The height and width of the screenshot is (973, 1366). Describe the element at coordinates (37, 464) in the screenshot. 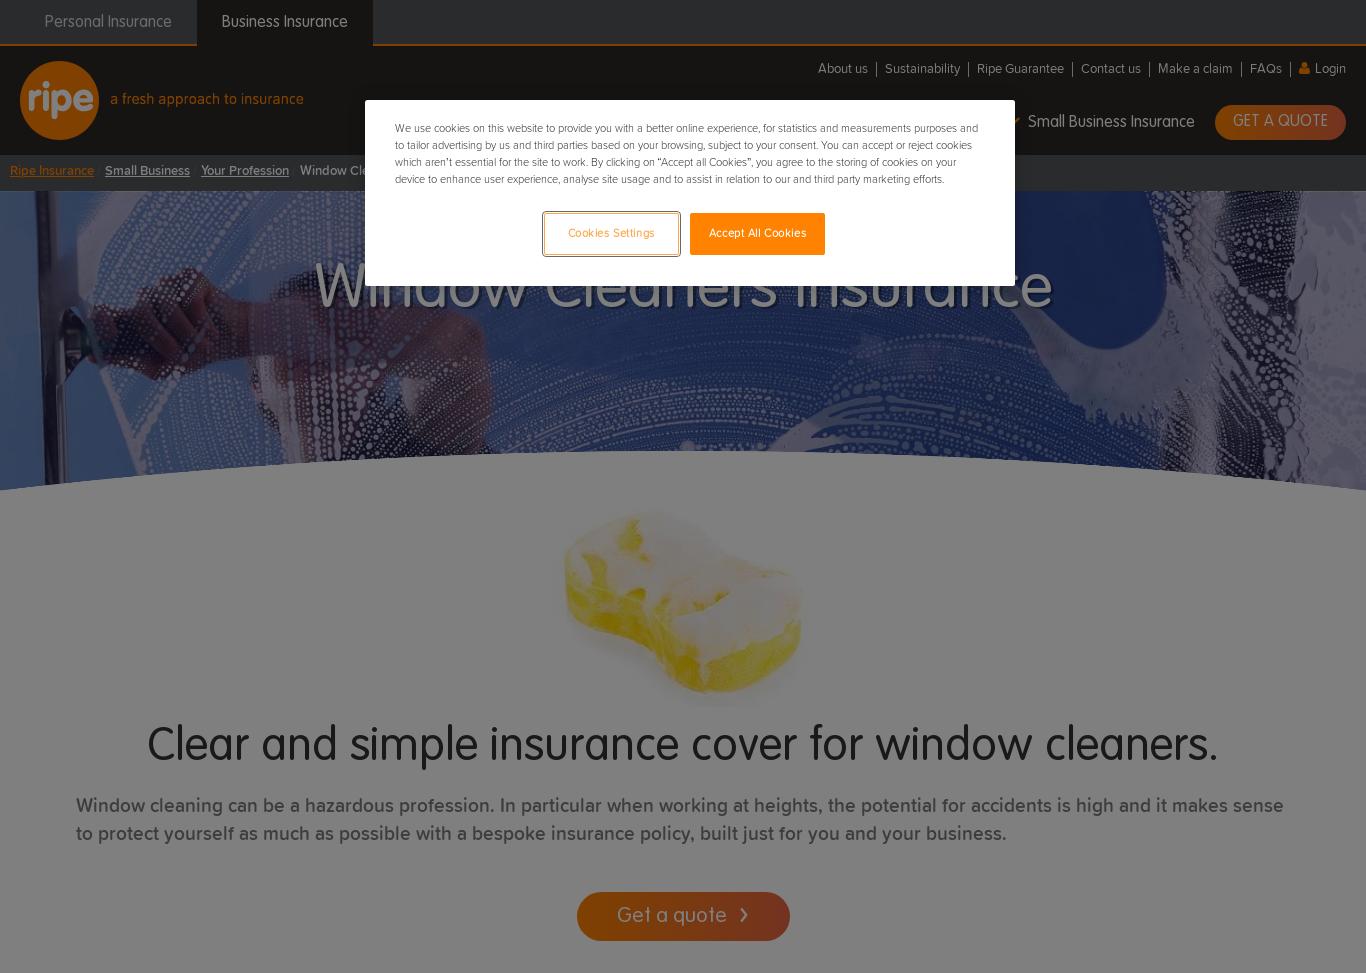

I see `'Nail Technician Insurance'` at that location.